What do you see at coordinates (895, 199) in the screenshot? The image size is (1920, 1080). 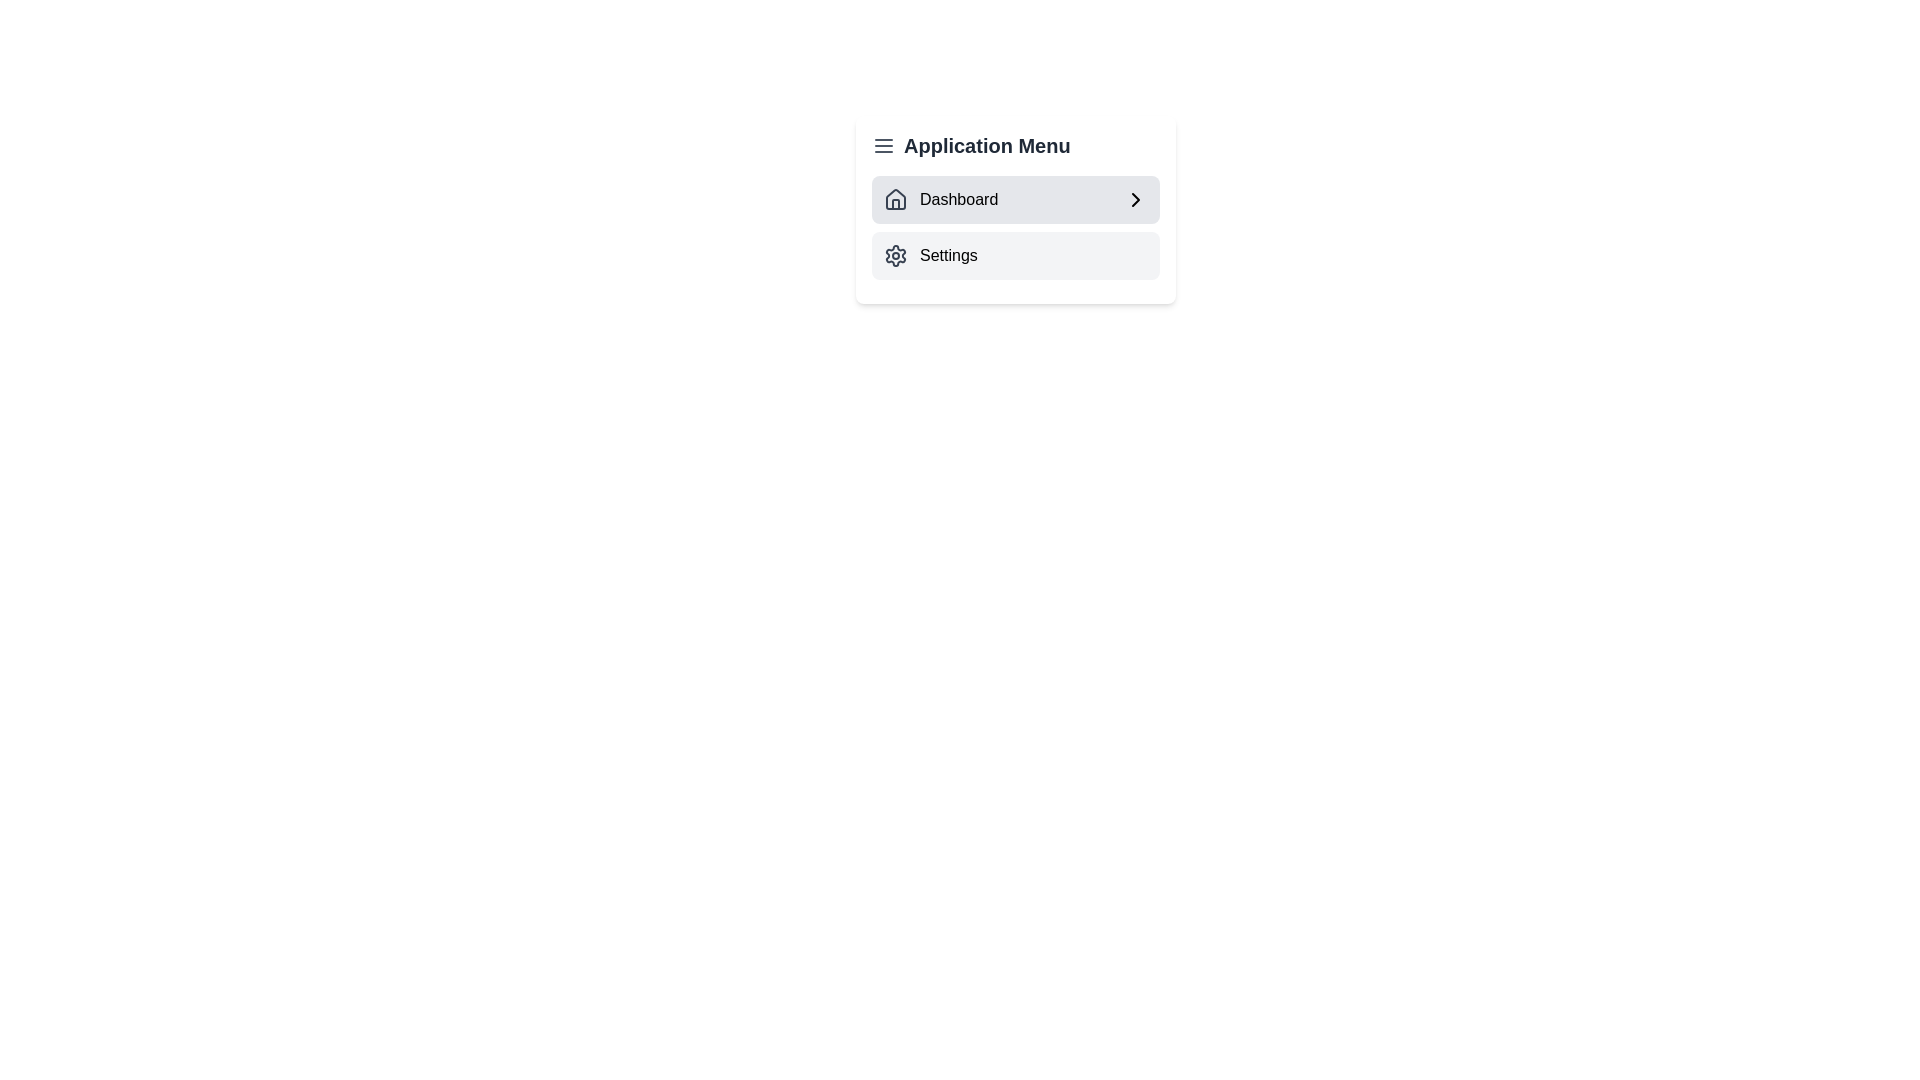 I see `the gray house-shaped icon located in the Application Menu, which is part of the Dashboard entry` at bounding box center [895, 199].